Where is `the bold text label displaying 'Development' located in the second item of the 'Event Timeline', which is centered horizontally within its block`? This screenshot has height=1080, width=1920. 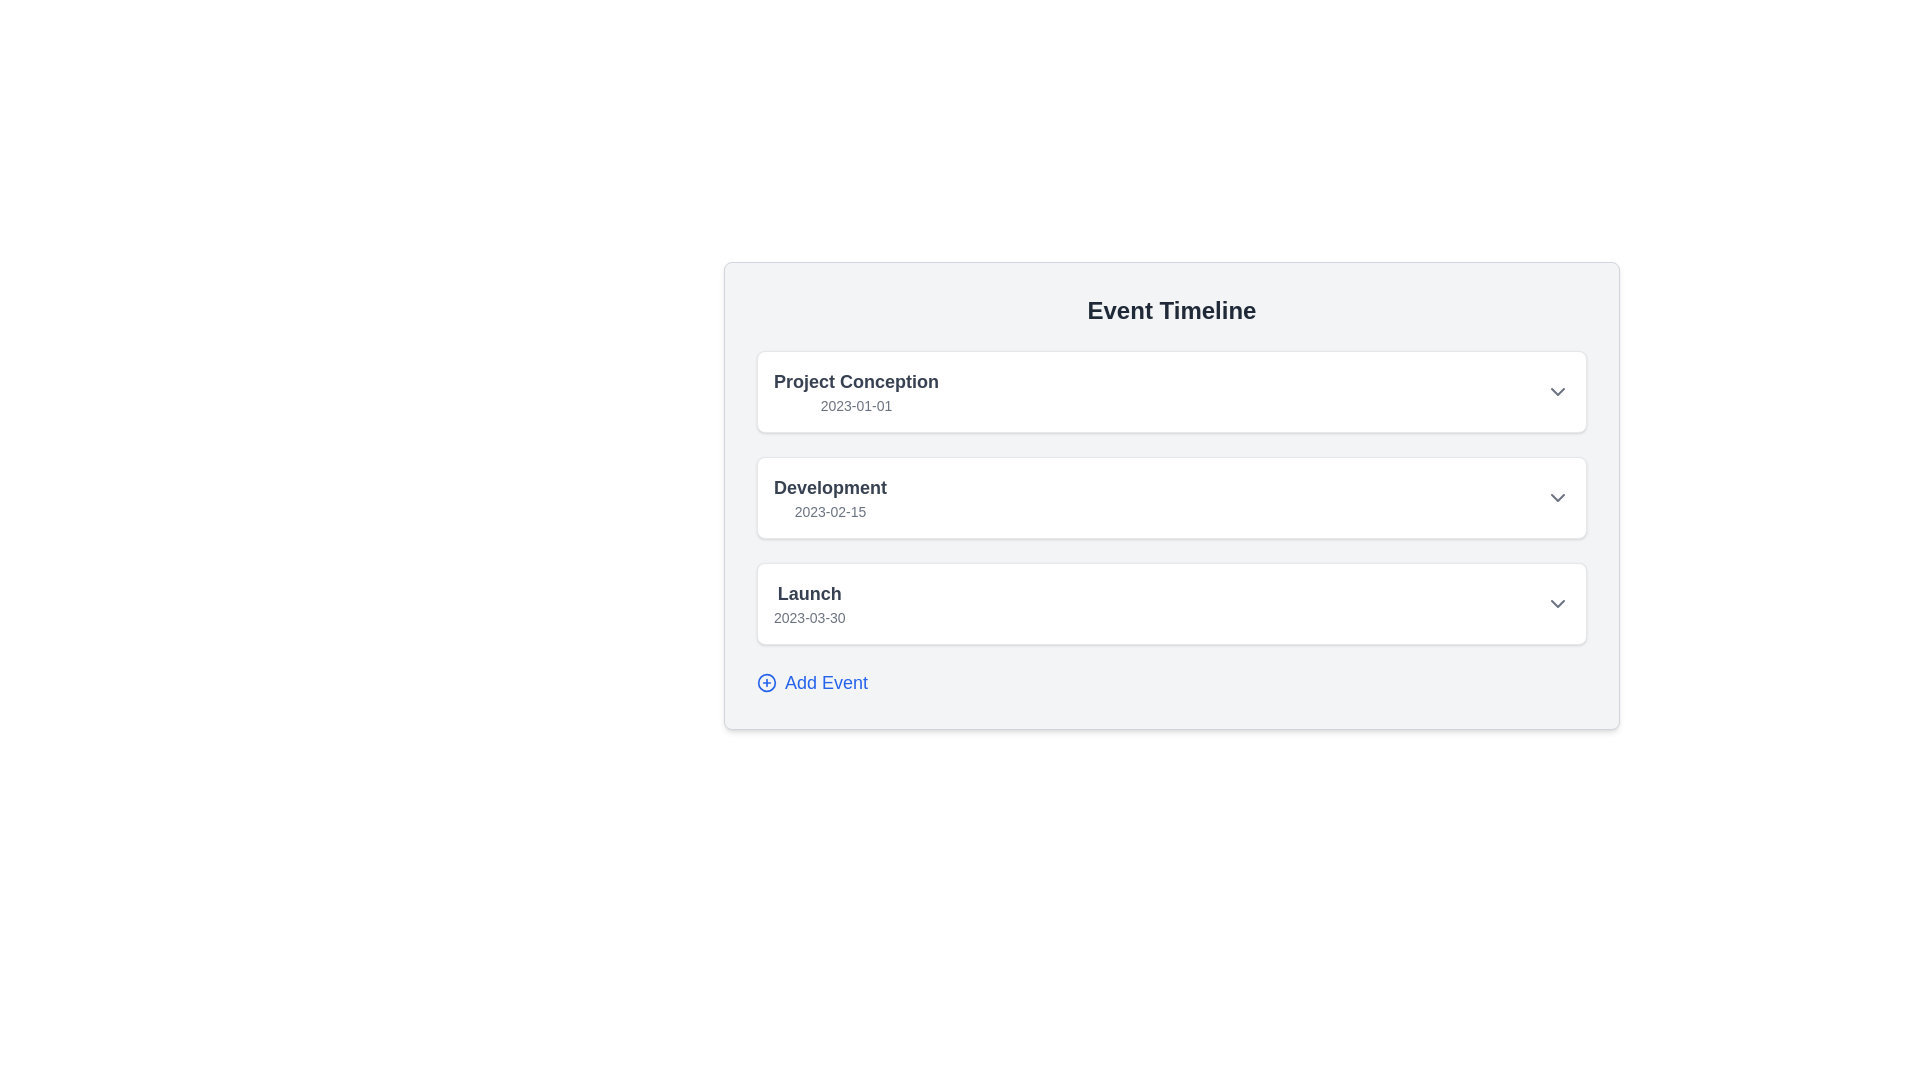
the bold text label displaying 'Development' located in the second item of the 'Event Timeline', which is centered horizontally within its block is located at coordinates (830, 488).